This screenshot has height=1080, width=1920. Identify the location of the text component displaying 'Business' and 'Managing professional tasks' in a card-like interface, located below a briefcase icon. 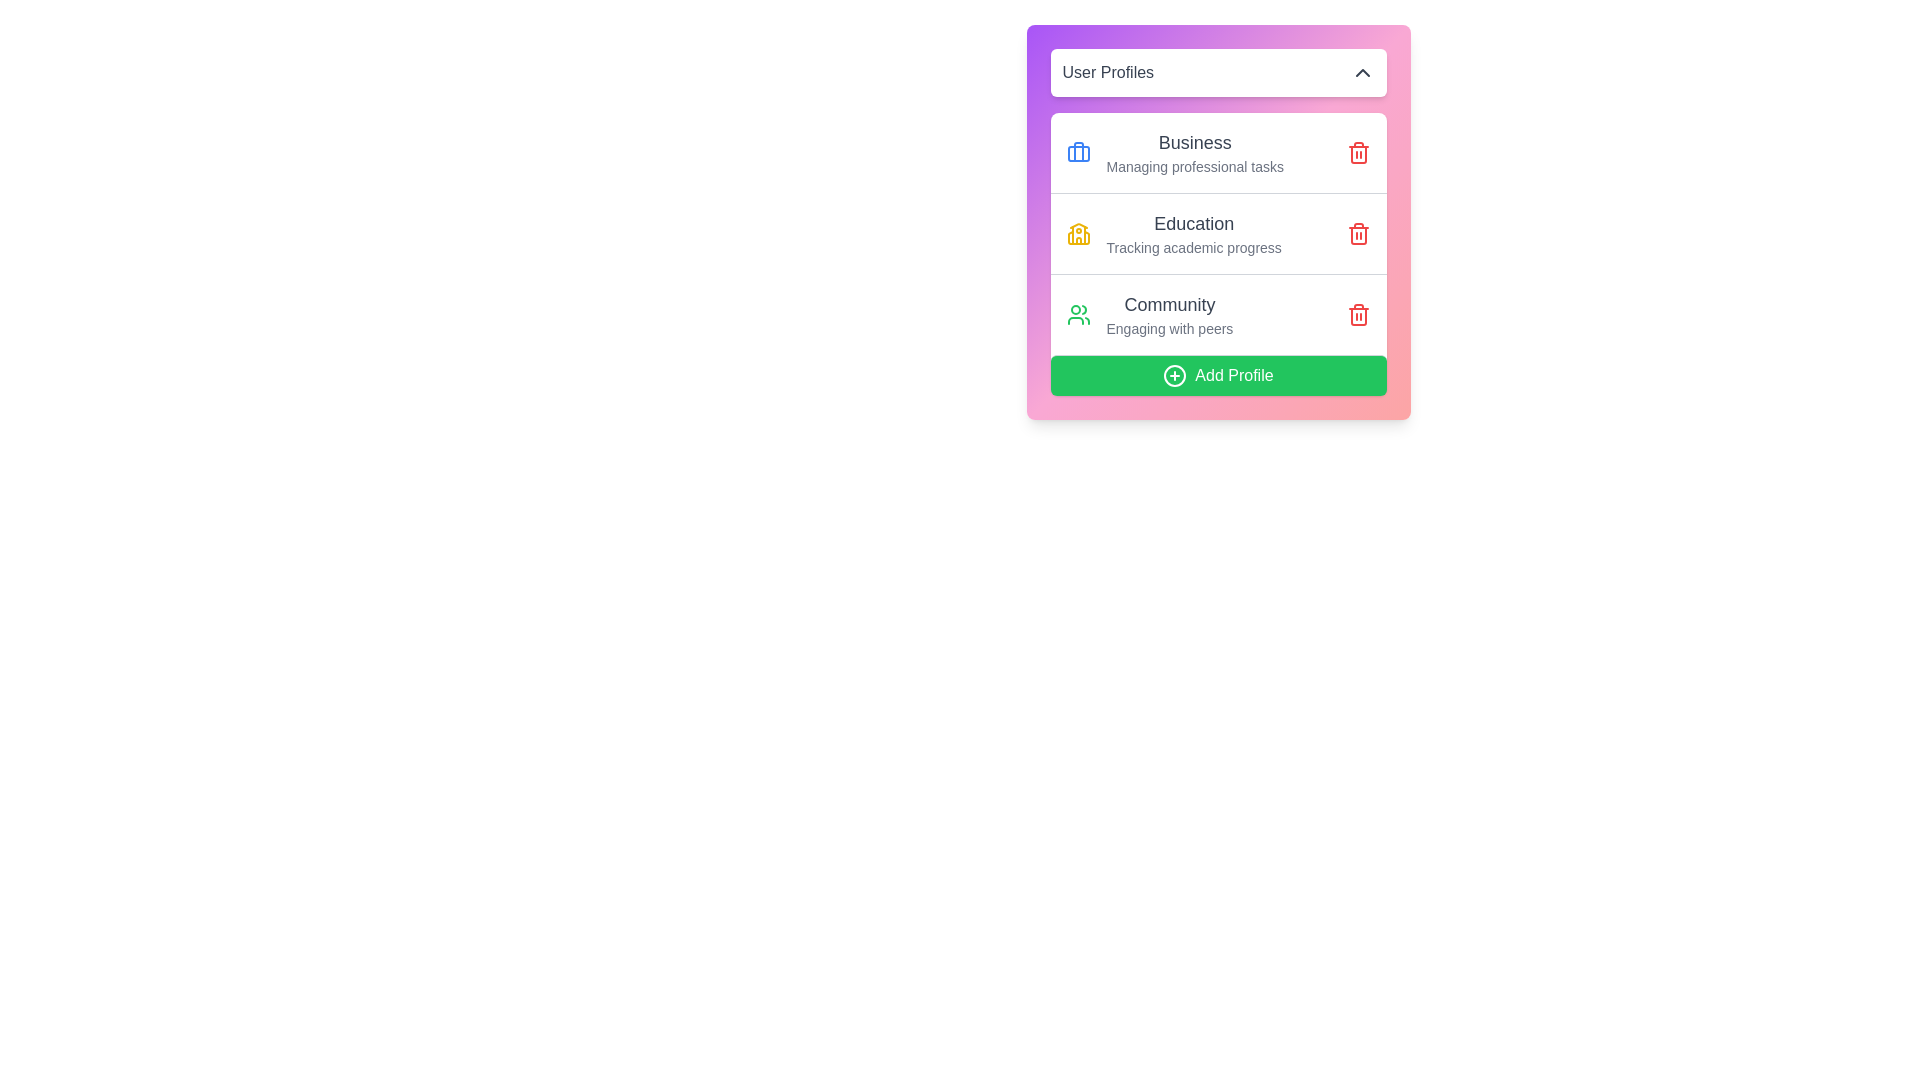
(1195, 152).